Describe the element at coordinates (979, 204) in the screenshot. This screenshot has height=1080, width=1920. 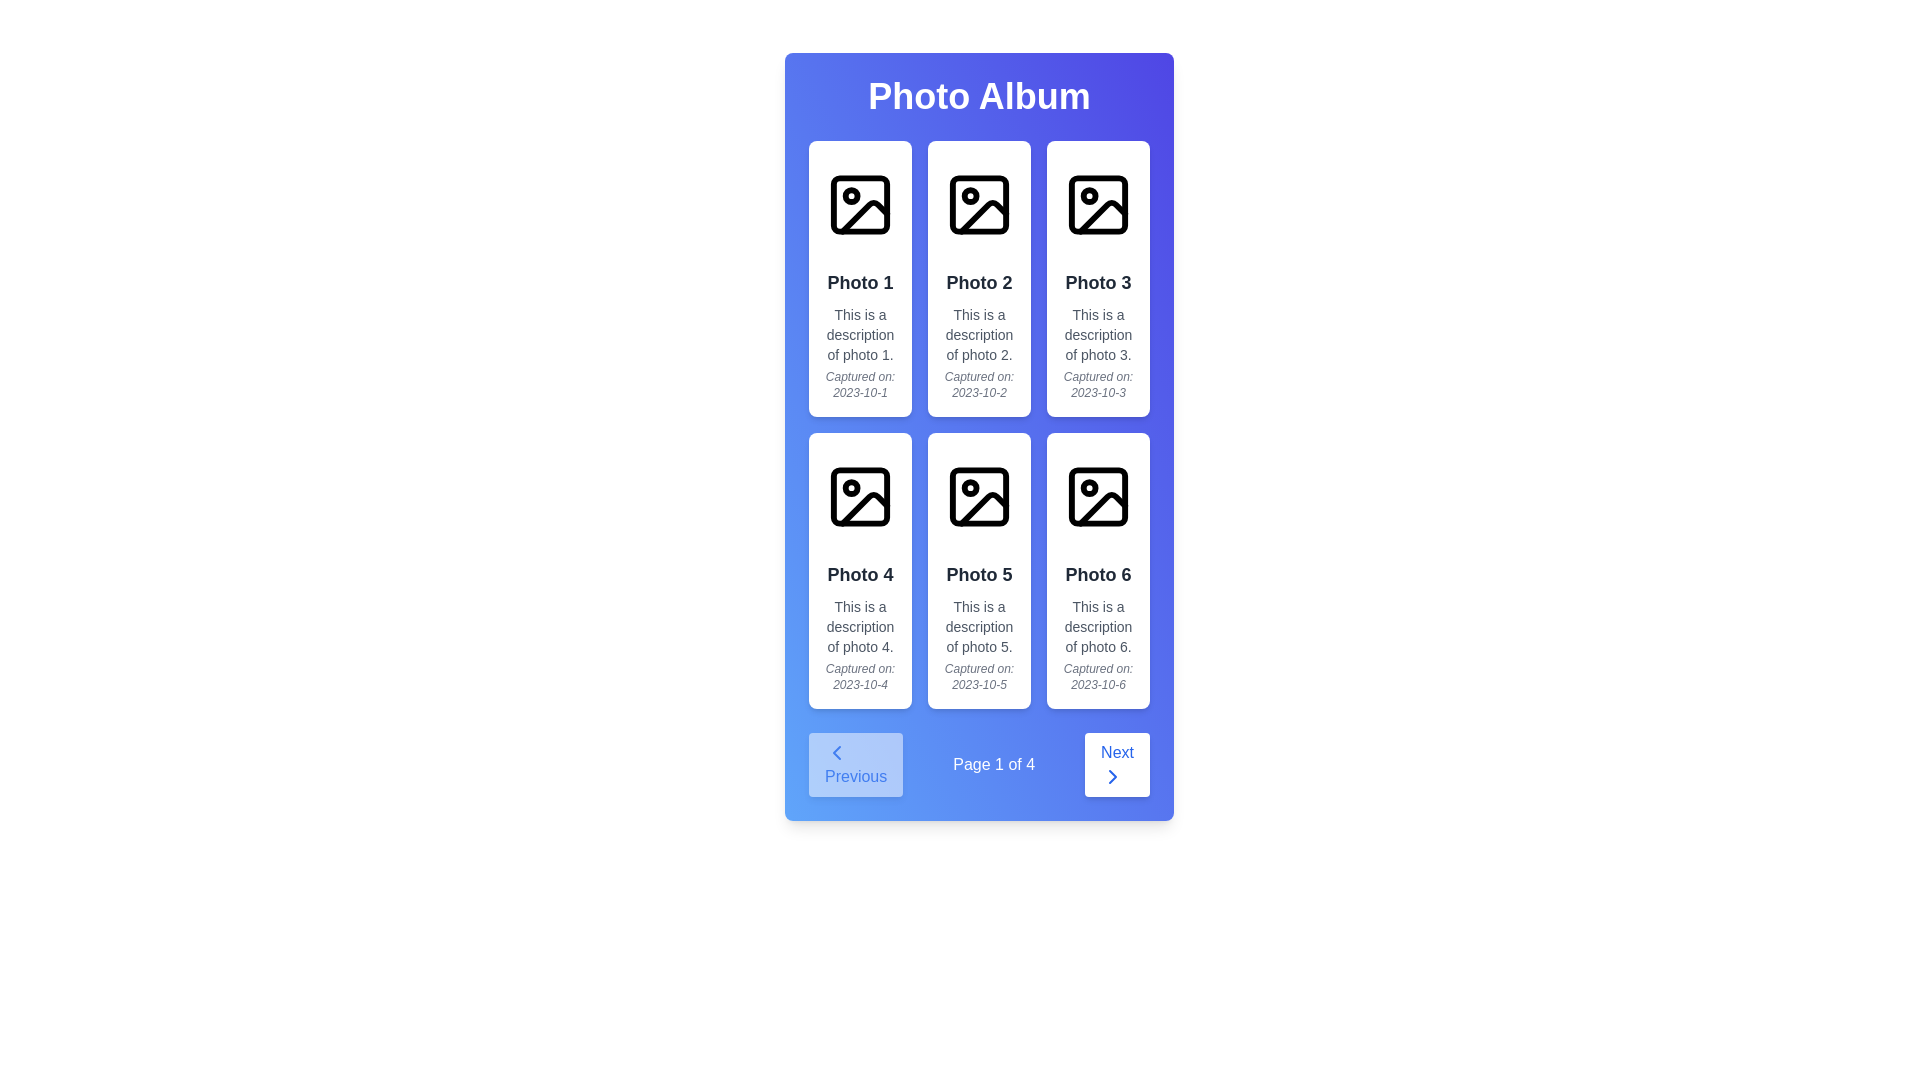
I see `the icon depicting an image symbol with a mountain and a sun, located at the top center of the card labeled 'Photo 2'` at that location.